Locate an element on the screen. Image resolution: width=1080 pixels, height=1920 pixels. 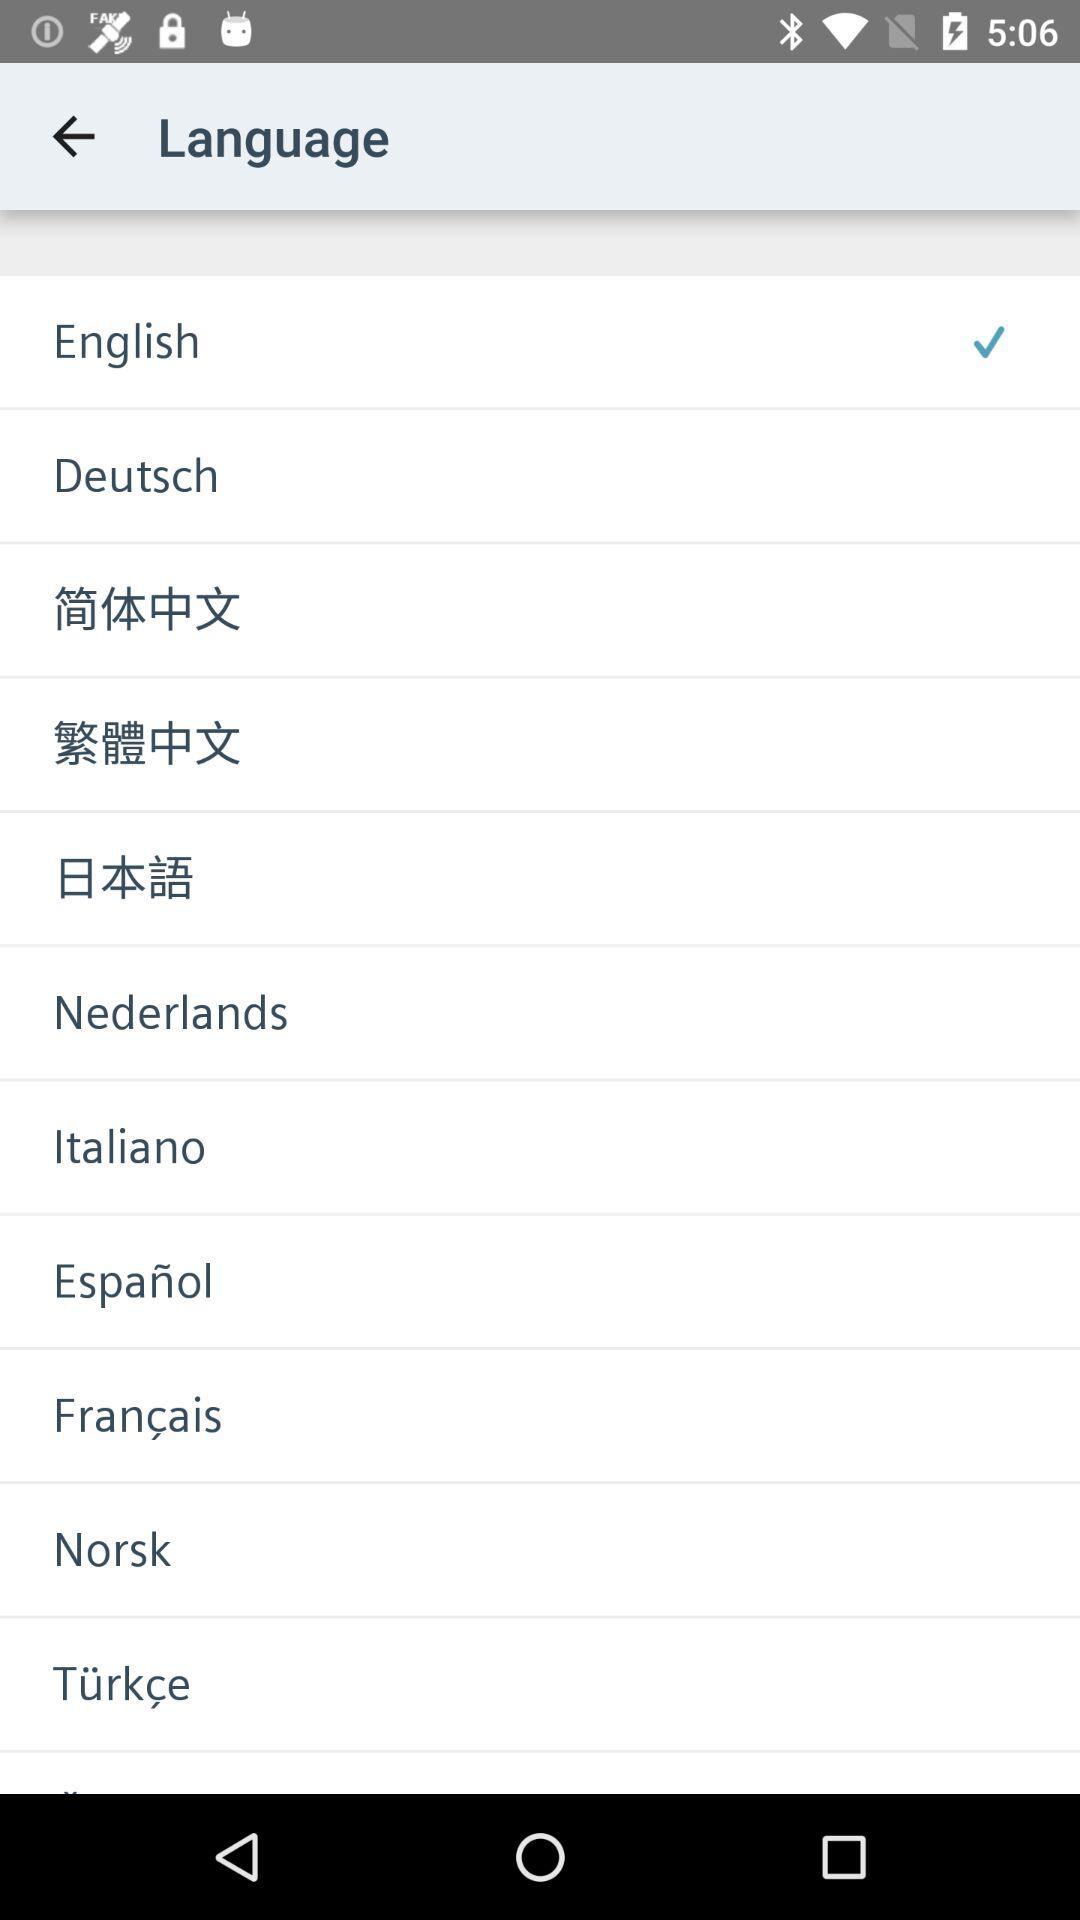
the item below the deutsch item is located at coordinates (120, 609).